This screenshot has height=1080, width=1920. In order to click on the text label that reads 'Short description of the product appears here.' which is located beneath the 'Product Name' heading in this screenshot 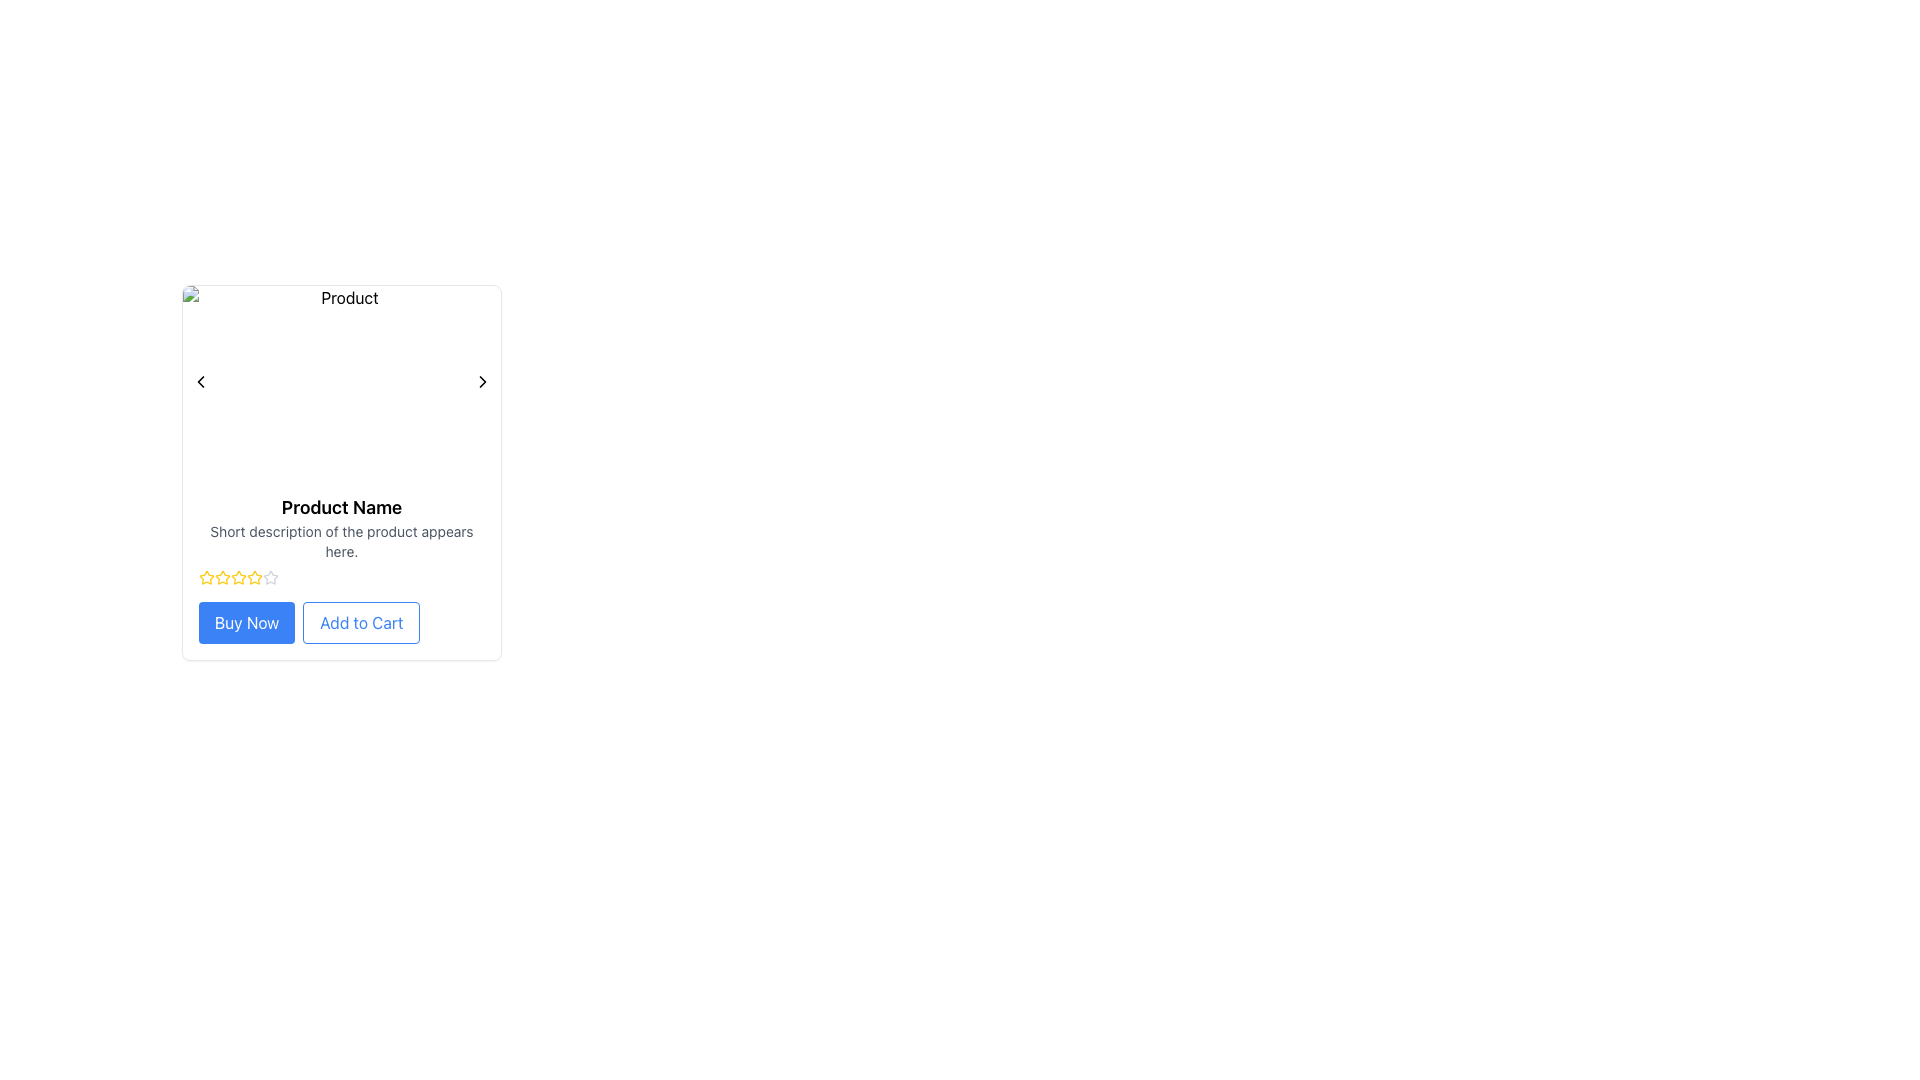, I will do `click(341, 542)`.